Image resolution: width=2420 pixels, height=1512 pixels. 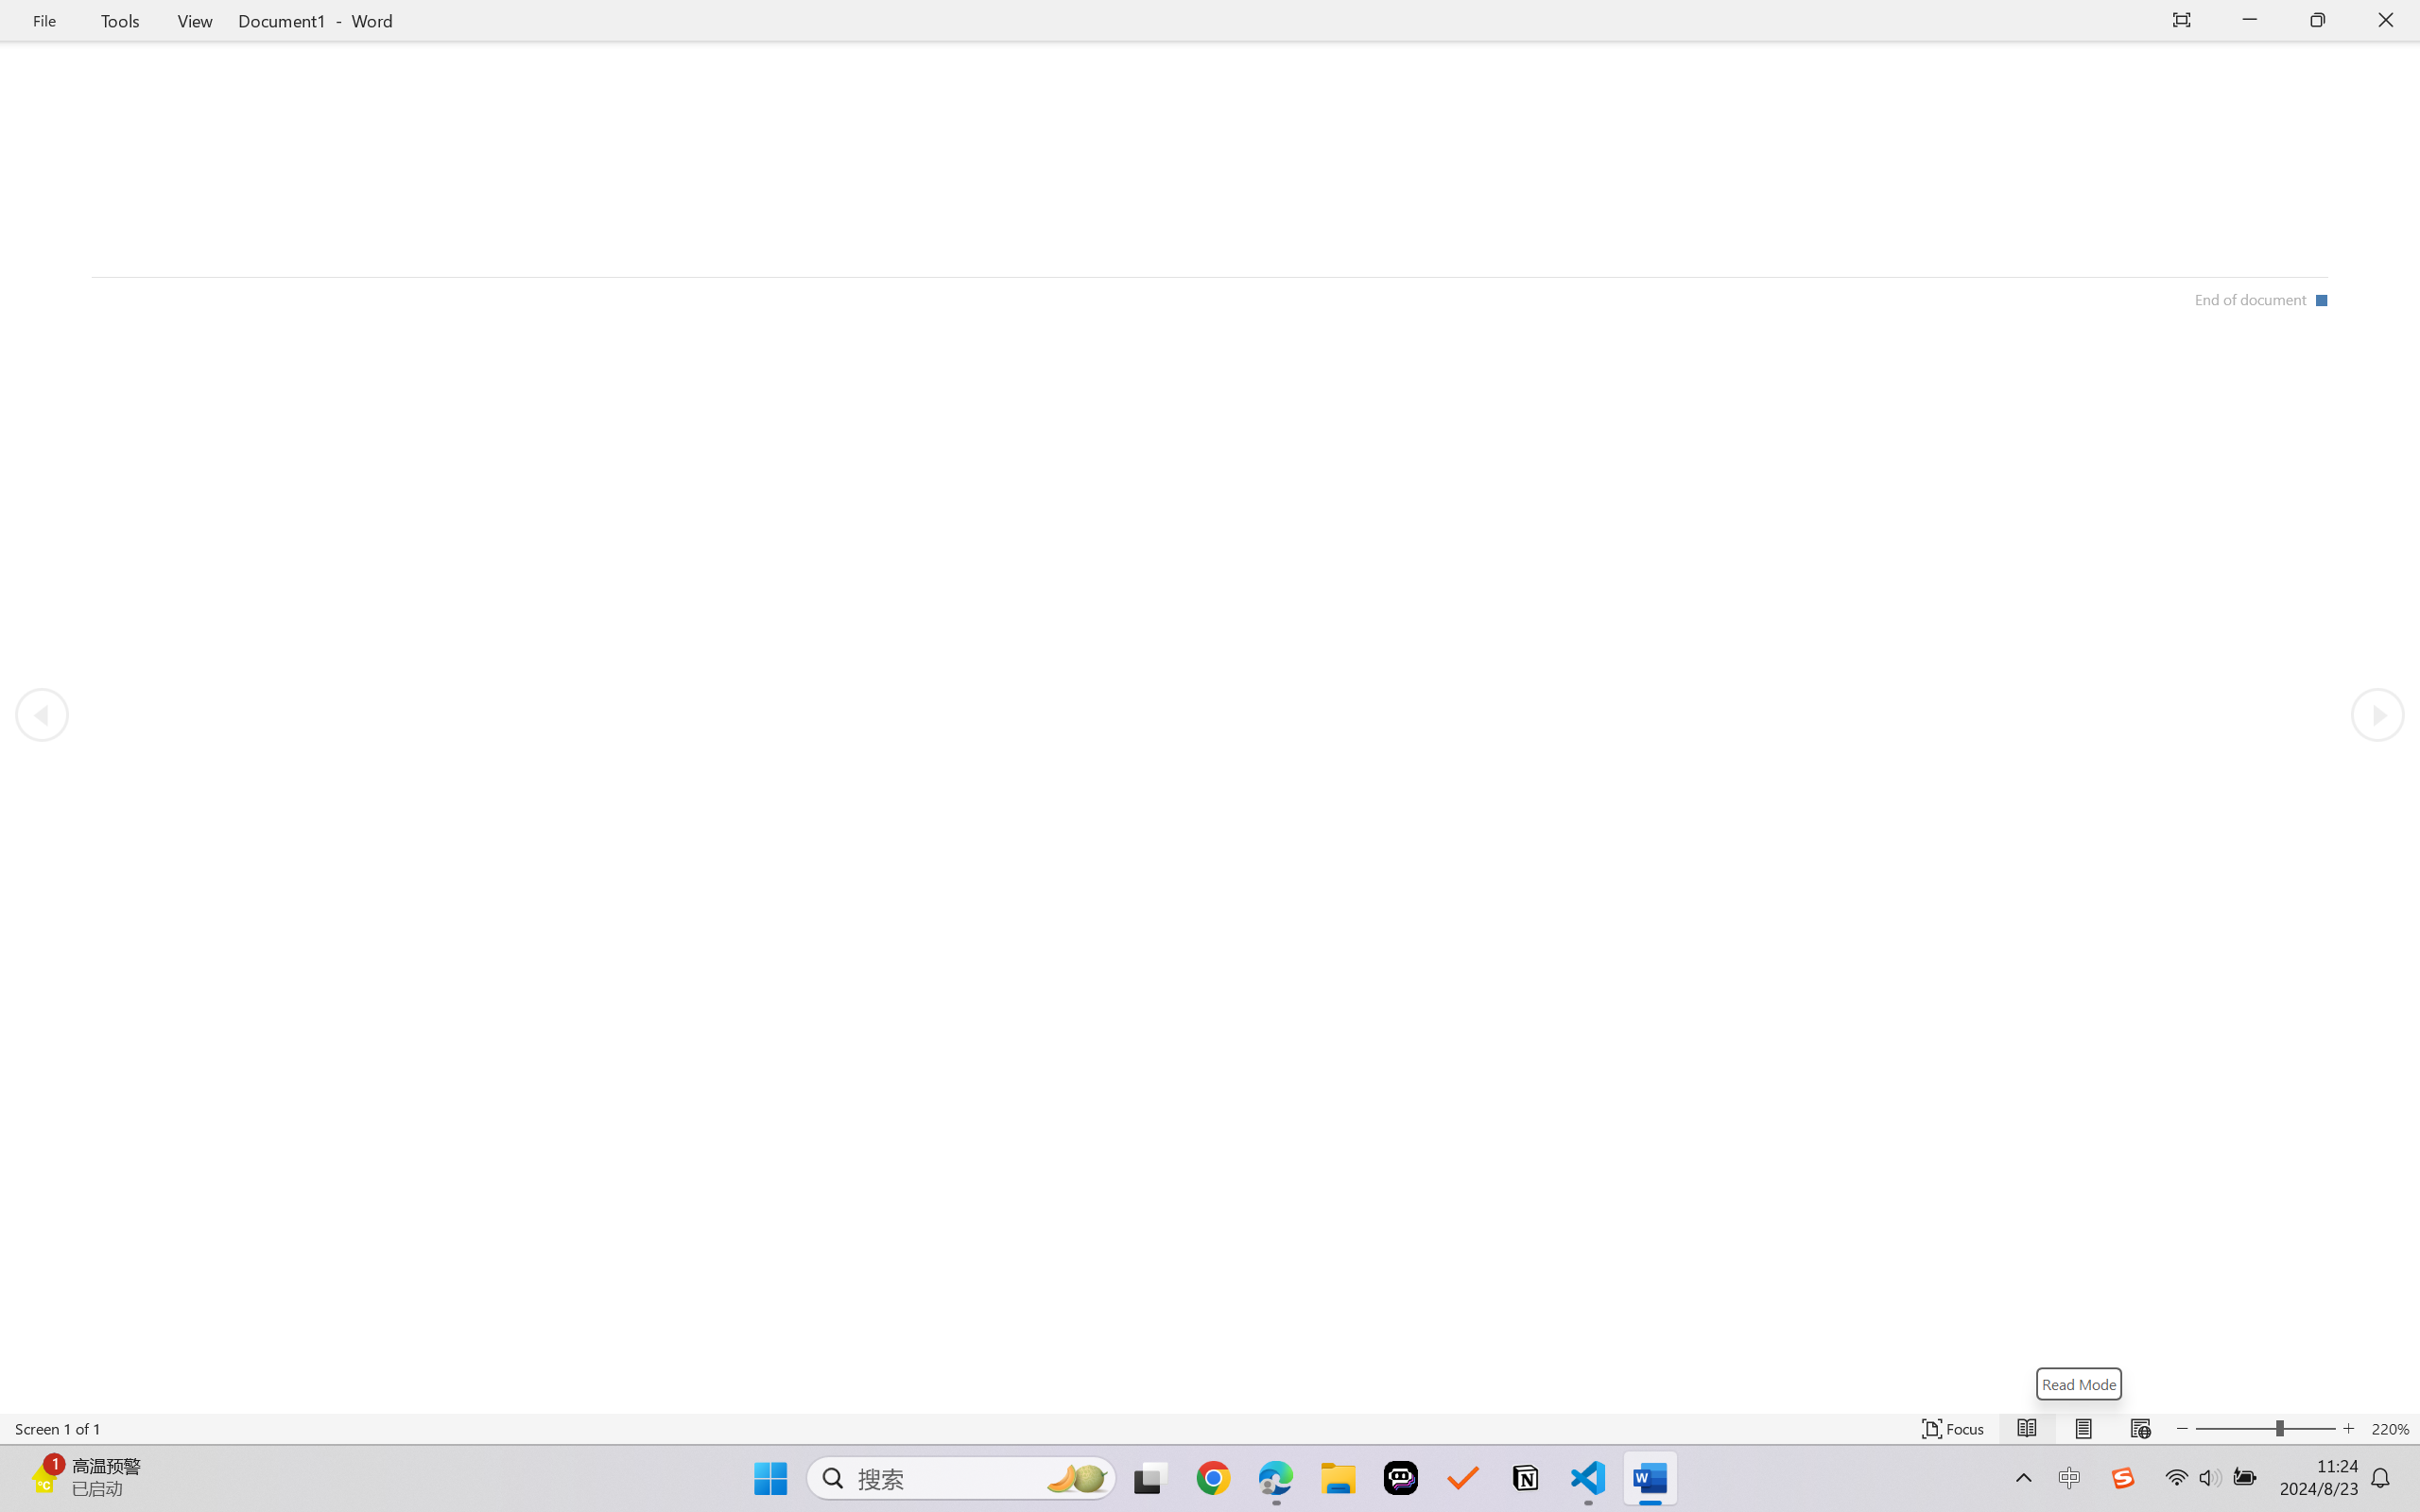 What do you see at coordinates (121, 20) in the screenshot?
I see `'Tools'` at bounding box center [121, 20].